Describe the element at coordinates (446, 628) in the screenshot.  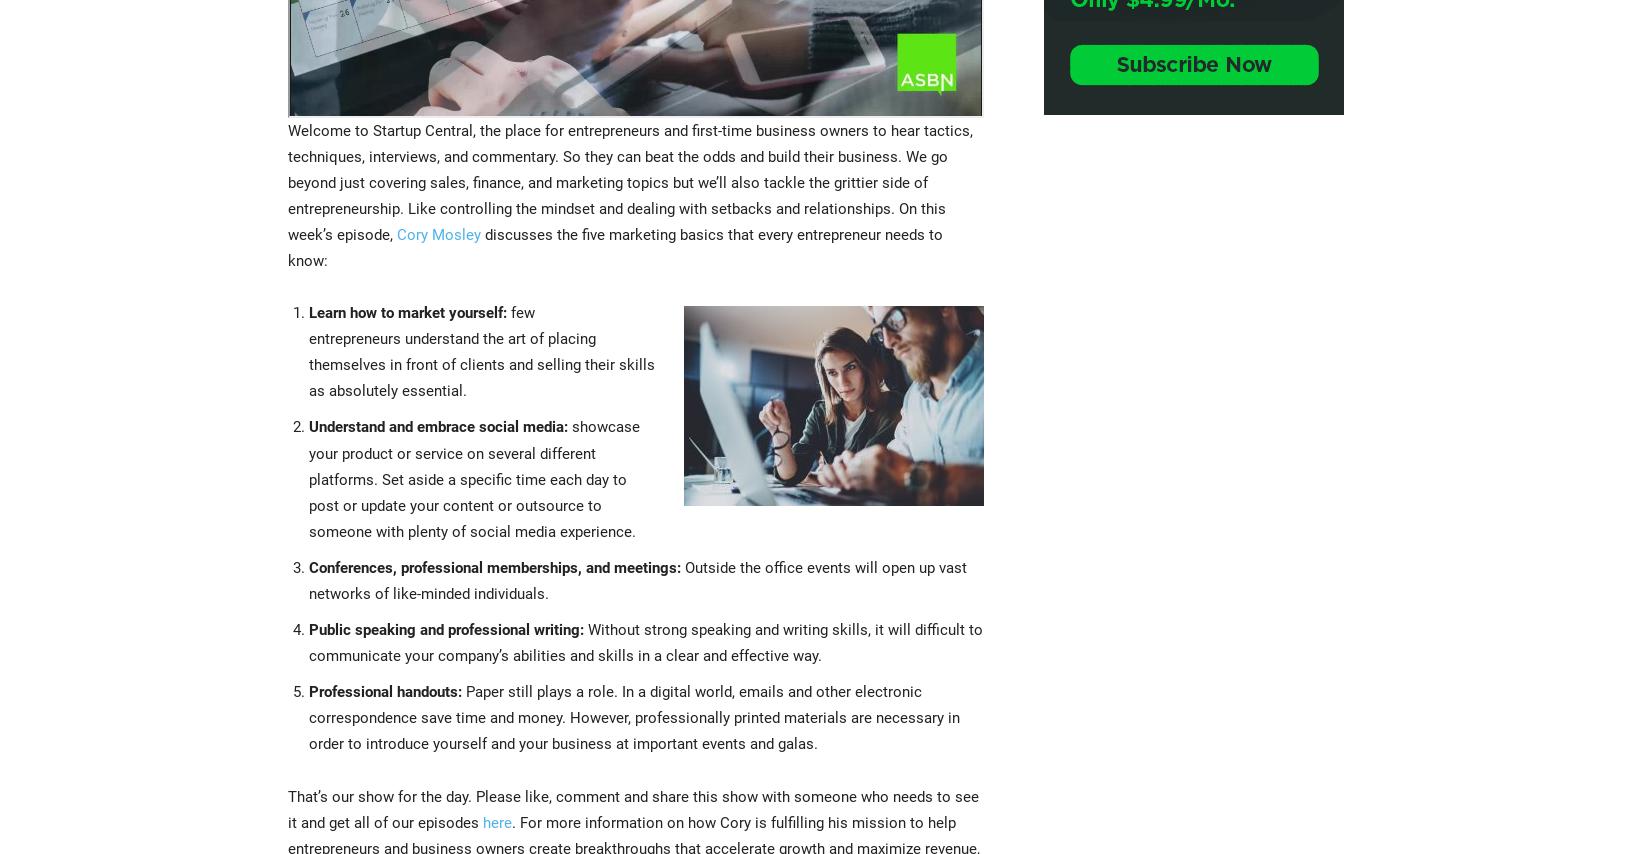
I see `'Public speaking and professional writing:'` at that location.